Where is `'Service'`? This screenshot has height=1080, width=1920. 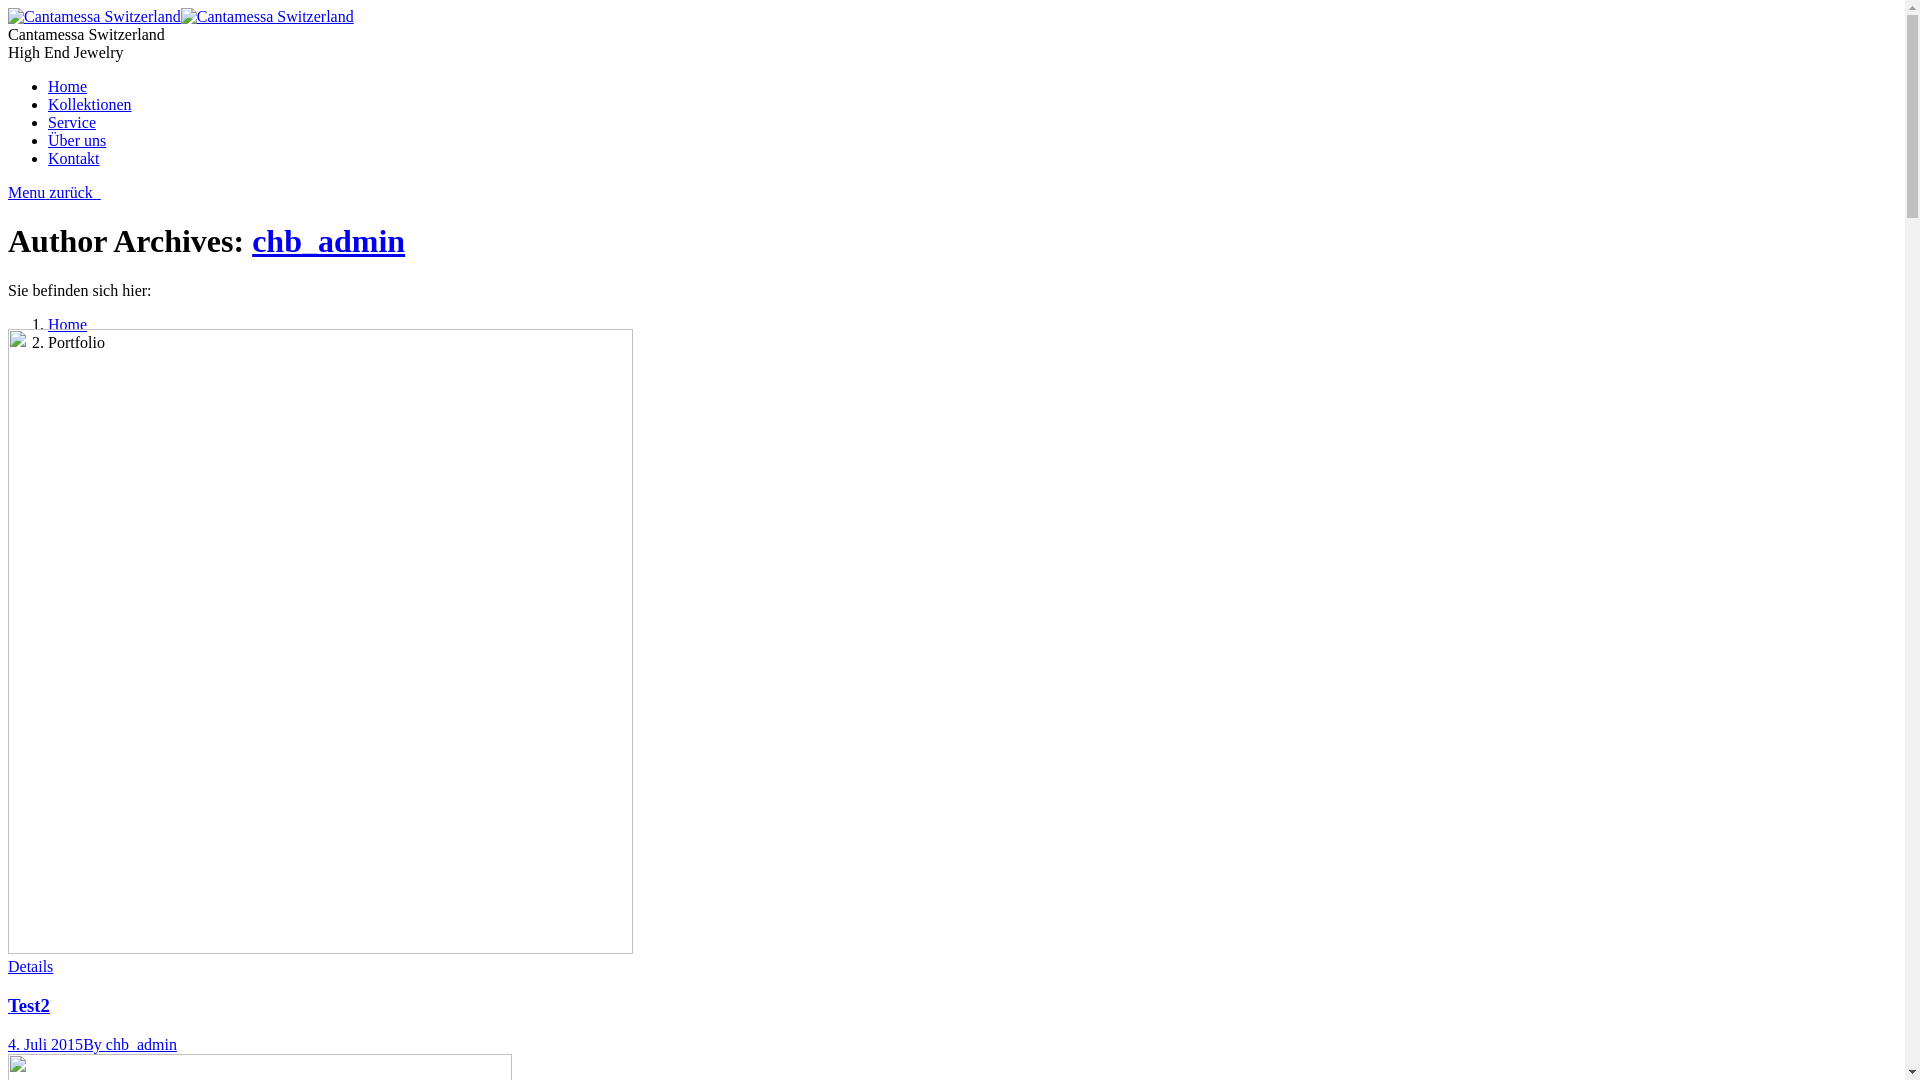 'Service' is located at coordinates (72, 122).